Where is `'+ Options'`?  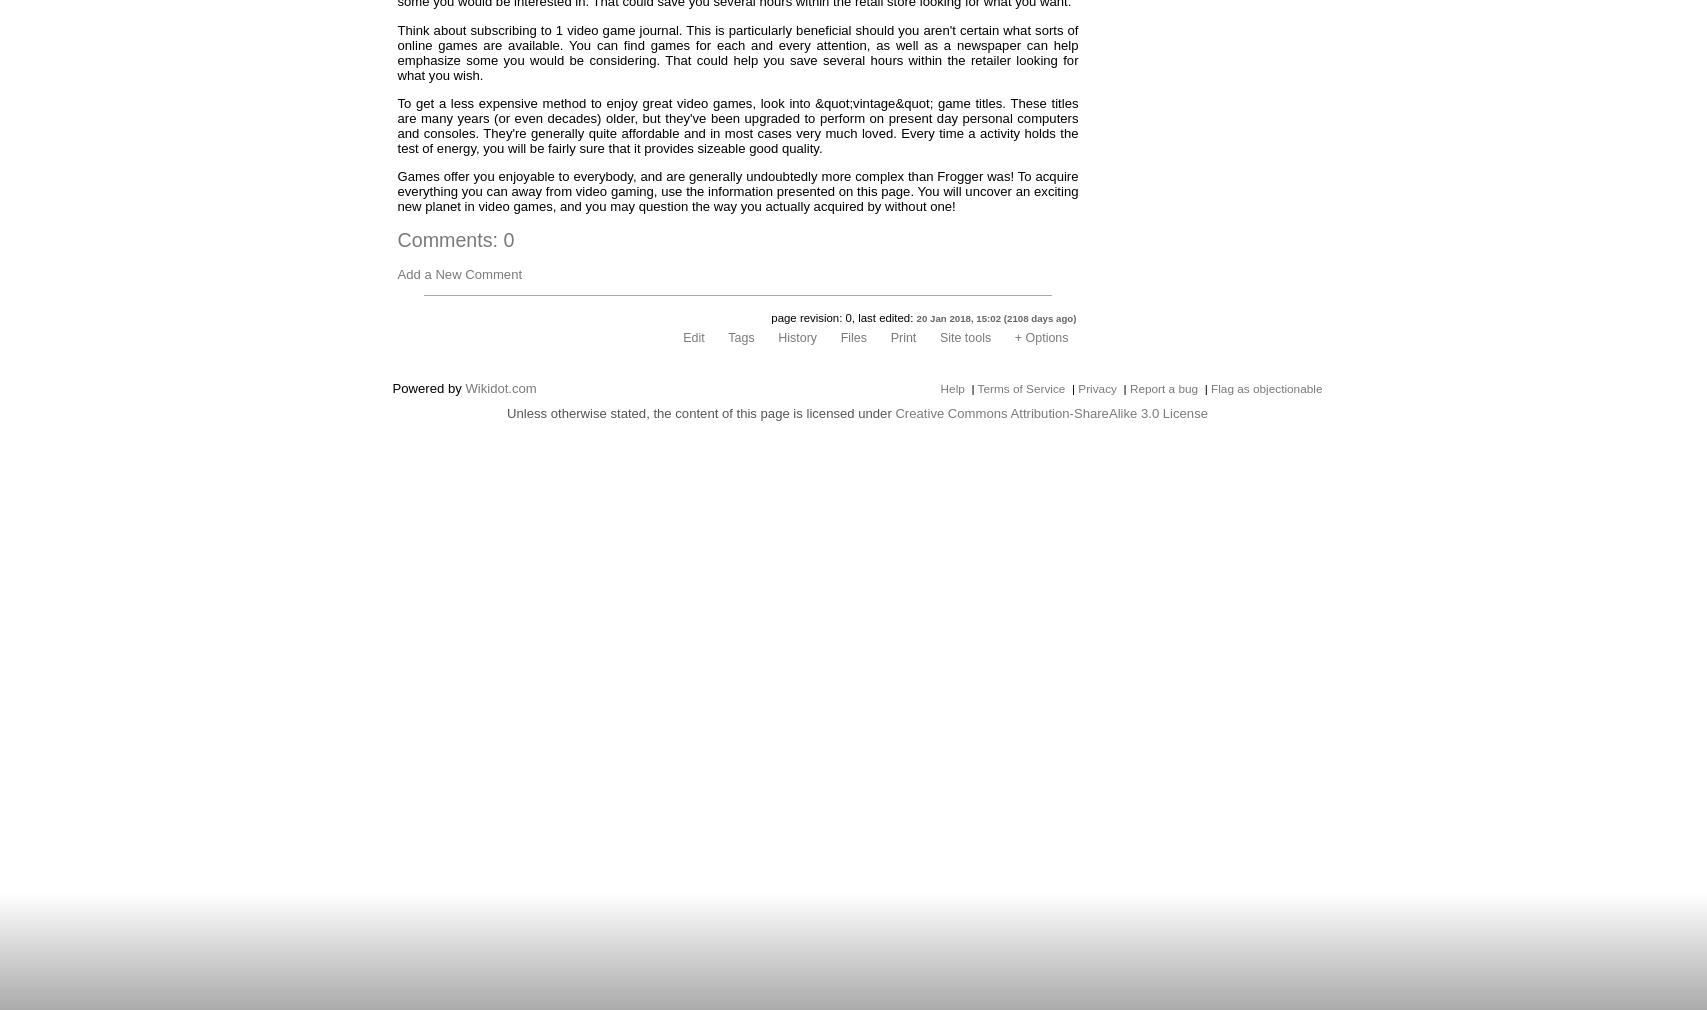 '+ Options' is located at coordinates (1039, 337).